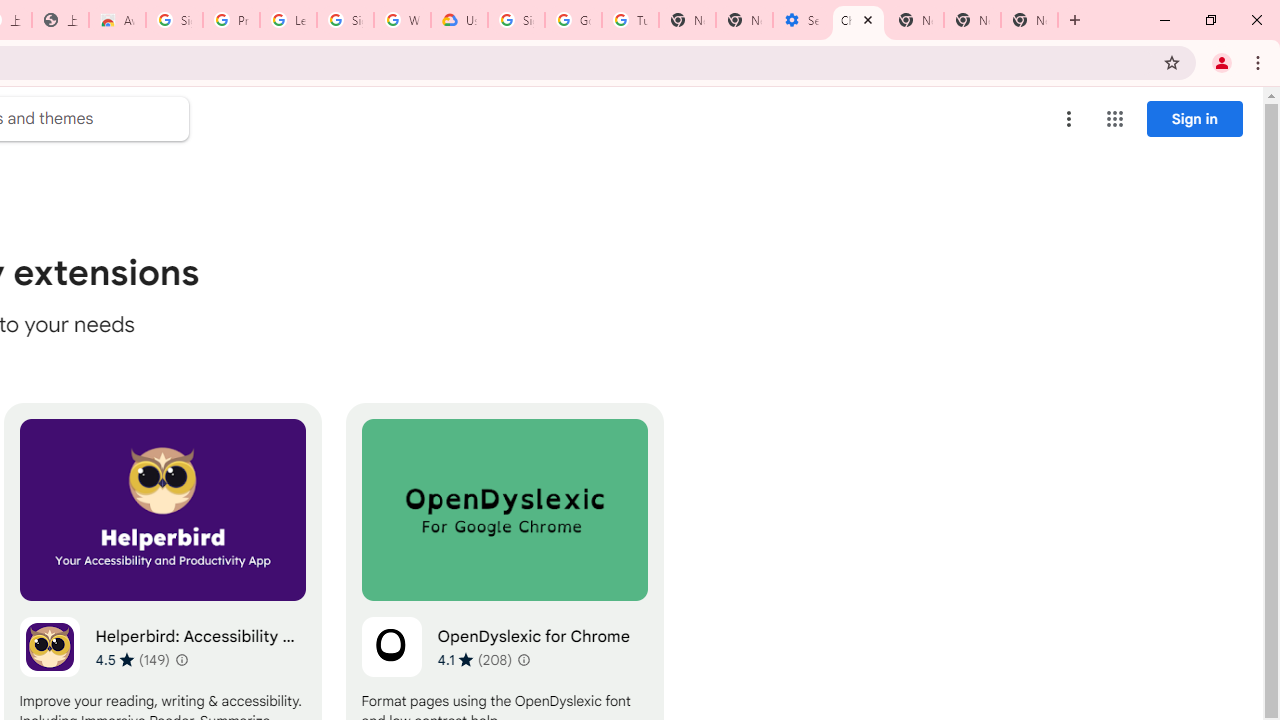  I want to click on 'Average rating 4.5 out of 5 stars. 149 ratings.', so click(132, 659).